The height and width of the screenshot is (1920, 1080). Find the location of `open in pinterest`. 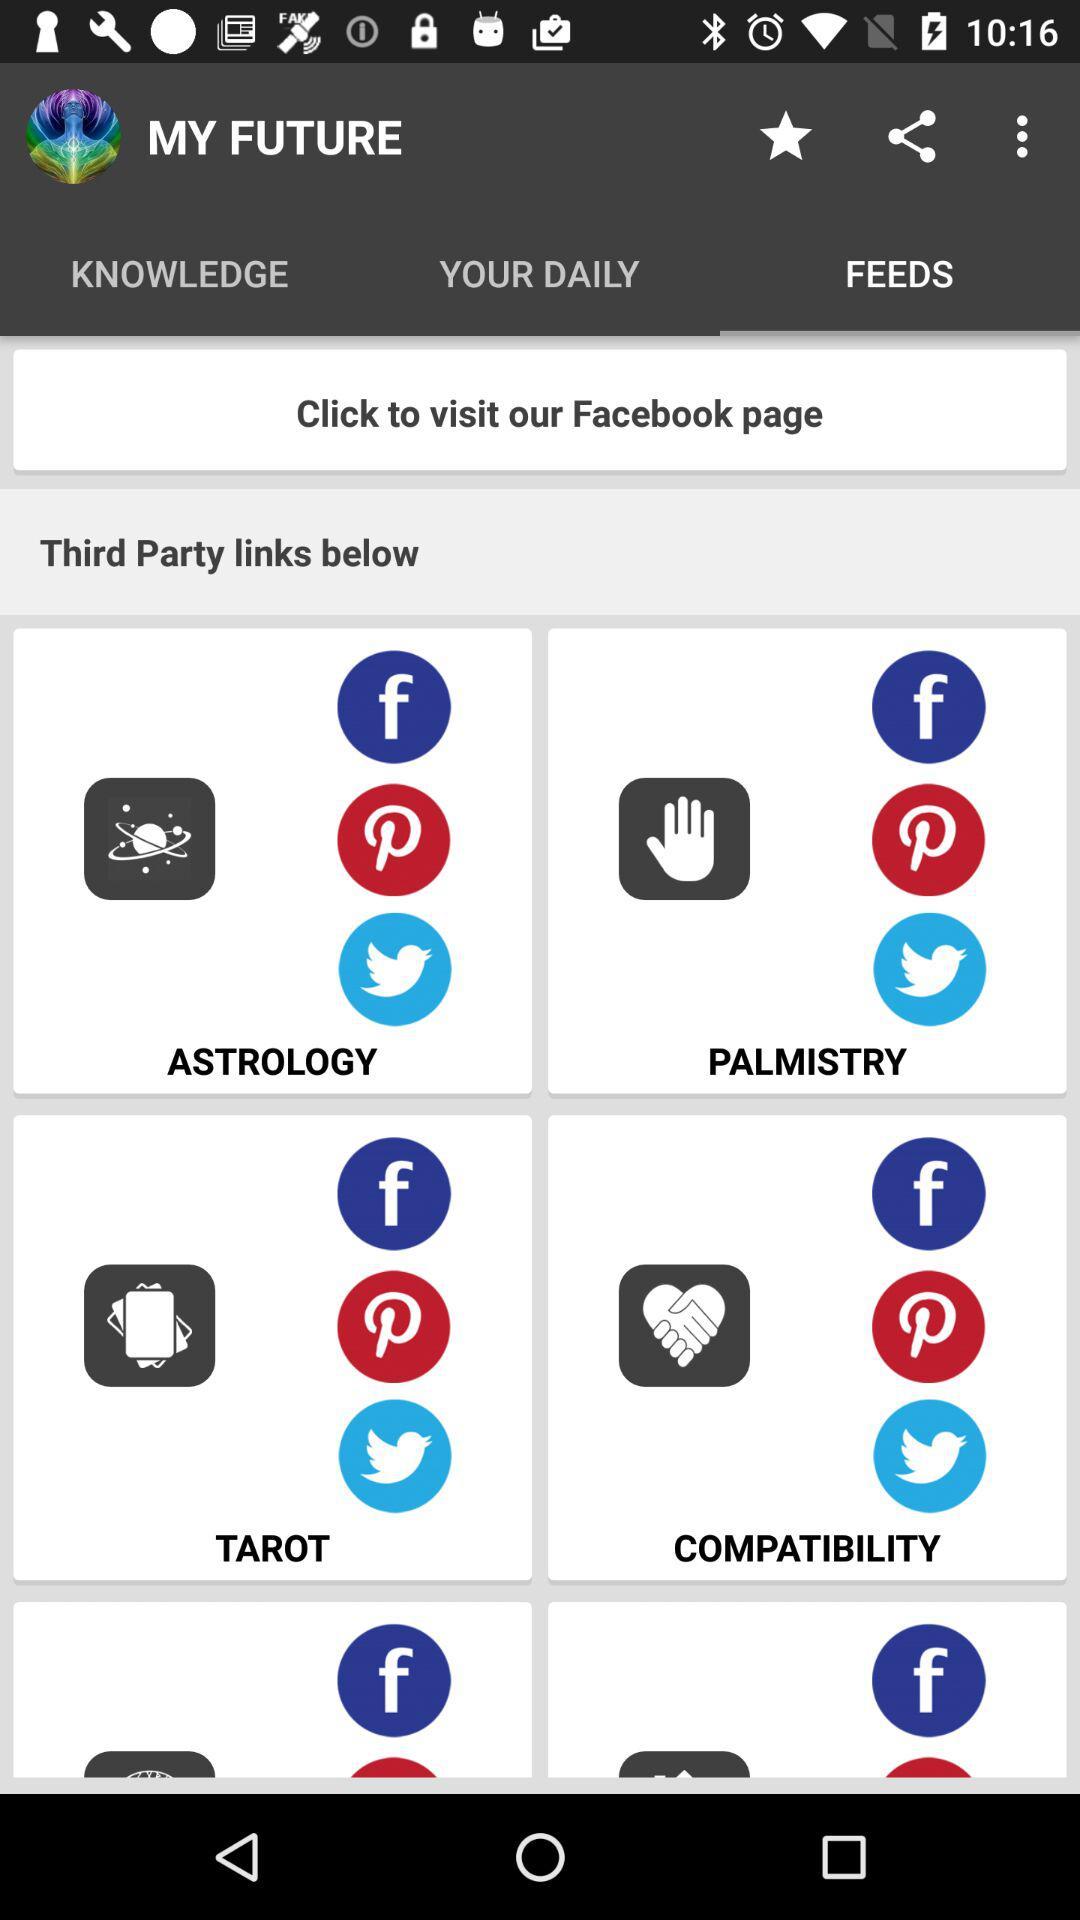

open in pinterest is located at coordinates (394, 1325).